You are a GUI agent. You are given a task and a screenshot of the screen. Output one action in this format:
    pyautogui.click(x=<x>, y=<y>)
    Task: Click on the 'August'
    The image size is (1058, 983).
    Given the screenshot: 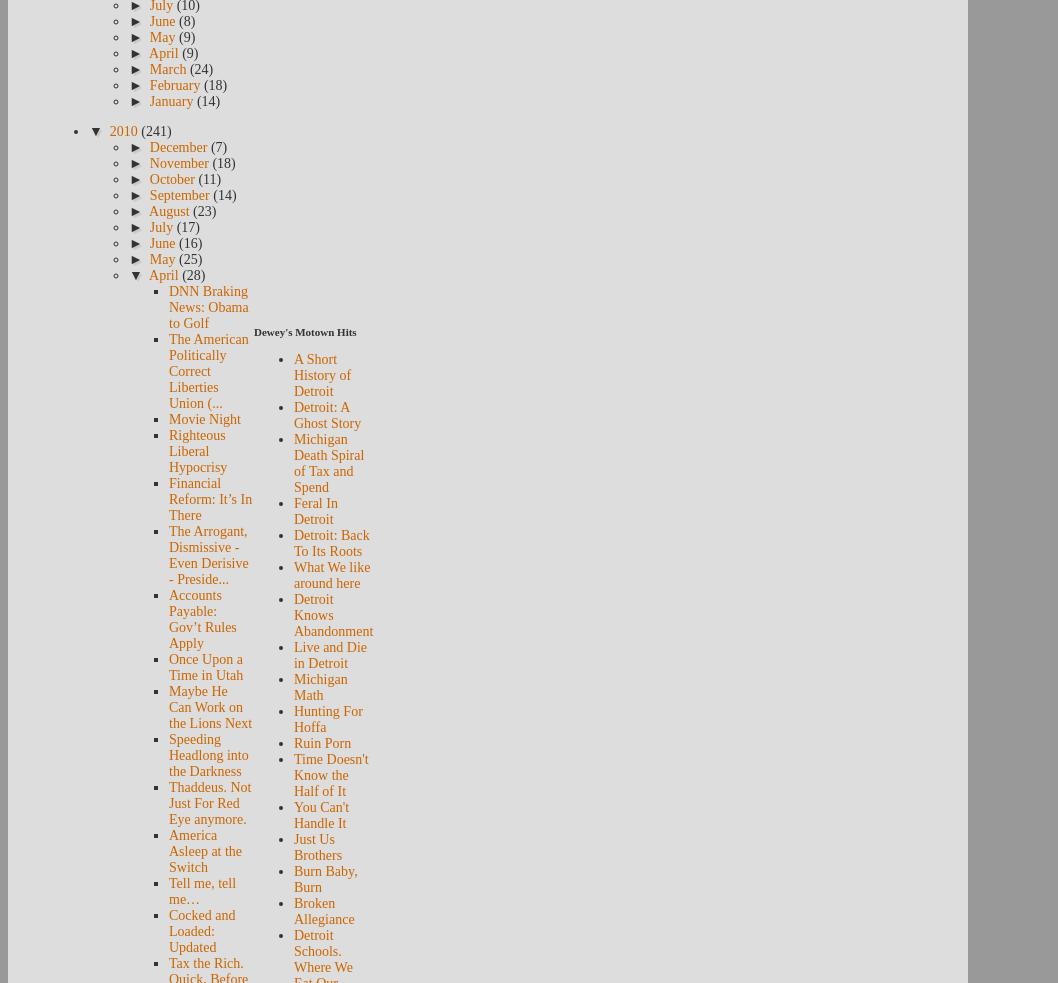 What is the action you would take?
    pyautogui.click(x=147, y=211)
    